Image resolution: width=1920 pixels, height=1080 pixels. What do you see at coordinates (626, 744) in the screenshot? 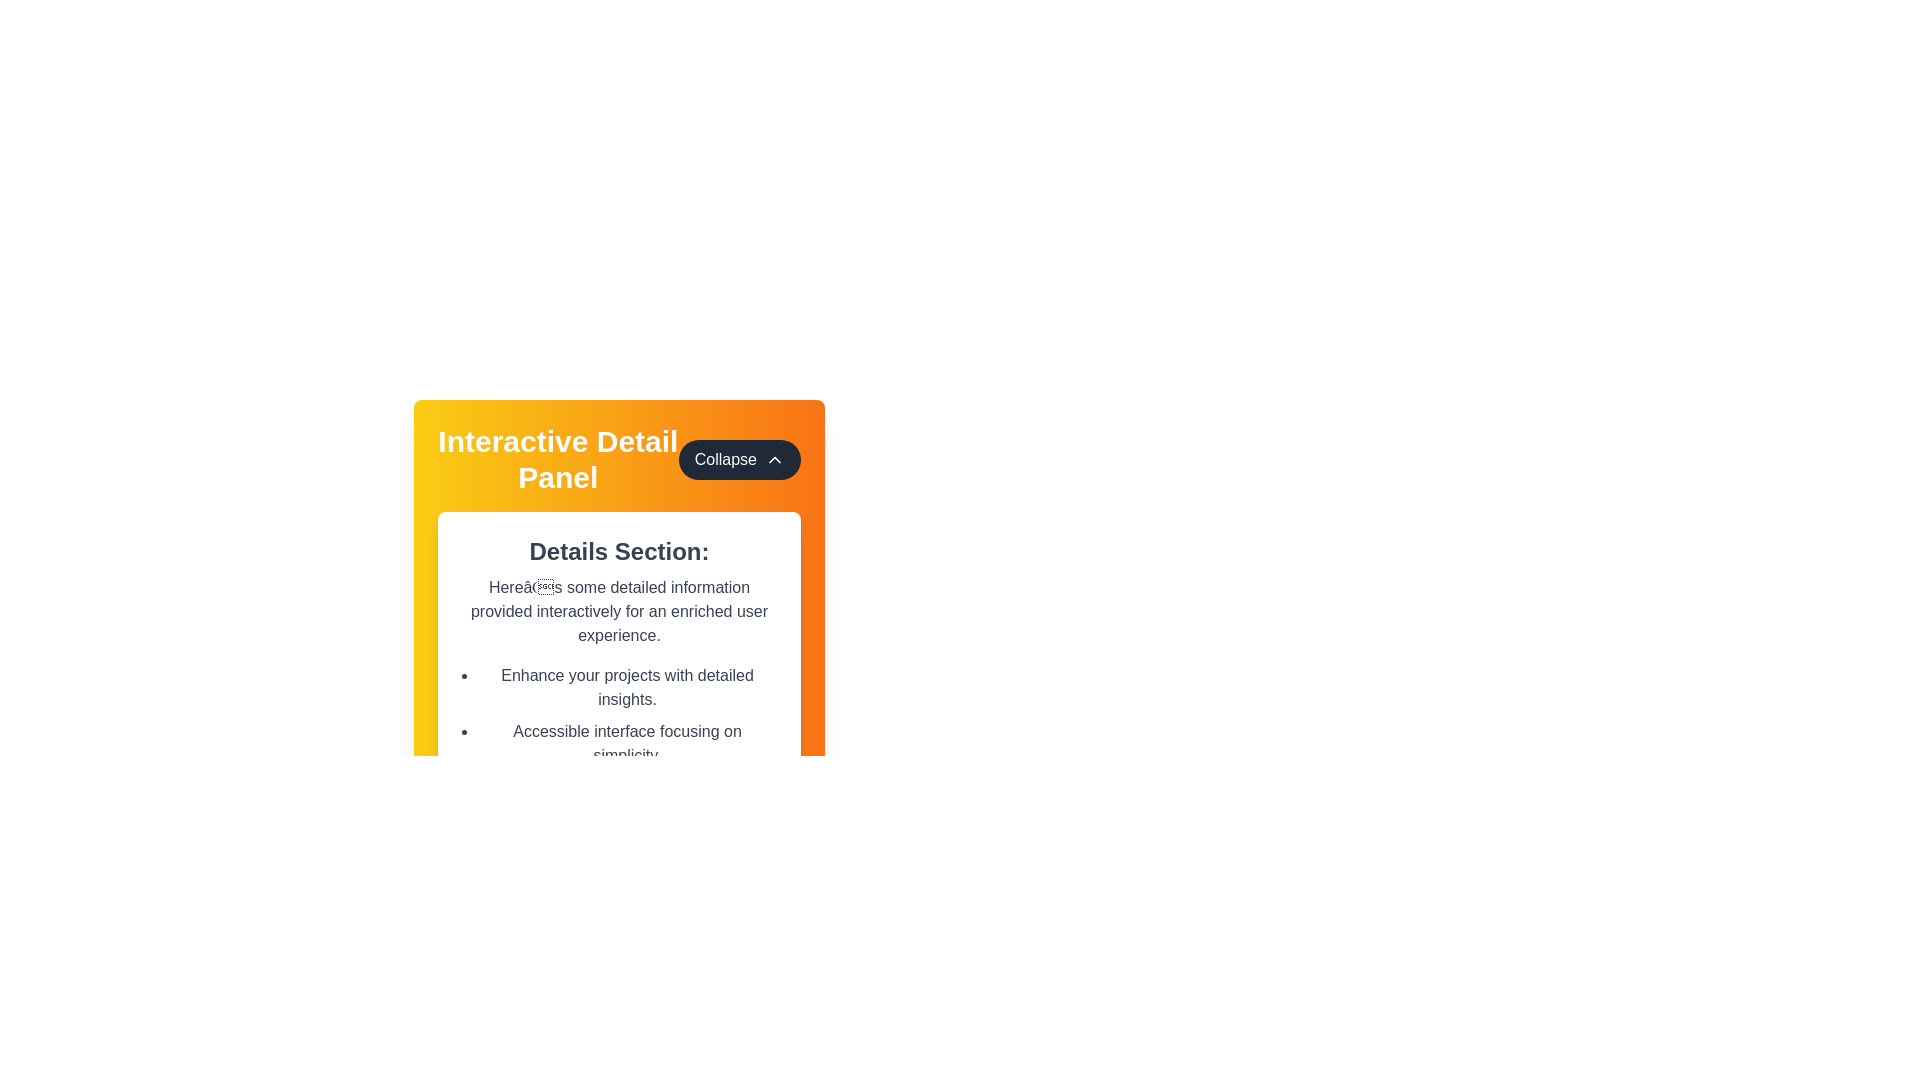
I see `the textual list item containing the text 'Accessible interface focusing on simplicity.' located in the 'Details Section' box under the 'Interactive Detail Panel'` at bounding box center [626, 744].